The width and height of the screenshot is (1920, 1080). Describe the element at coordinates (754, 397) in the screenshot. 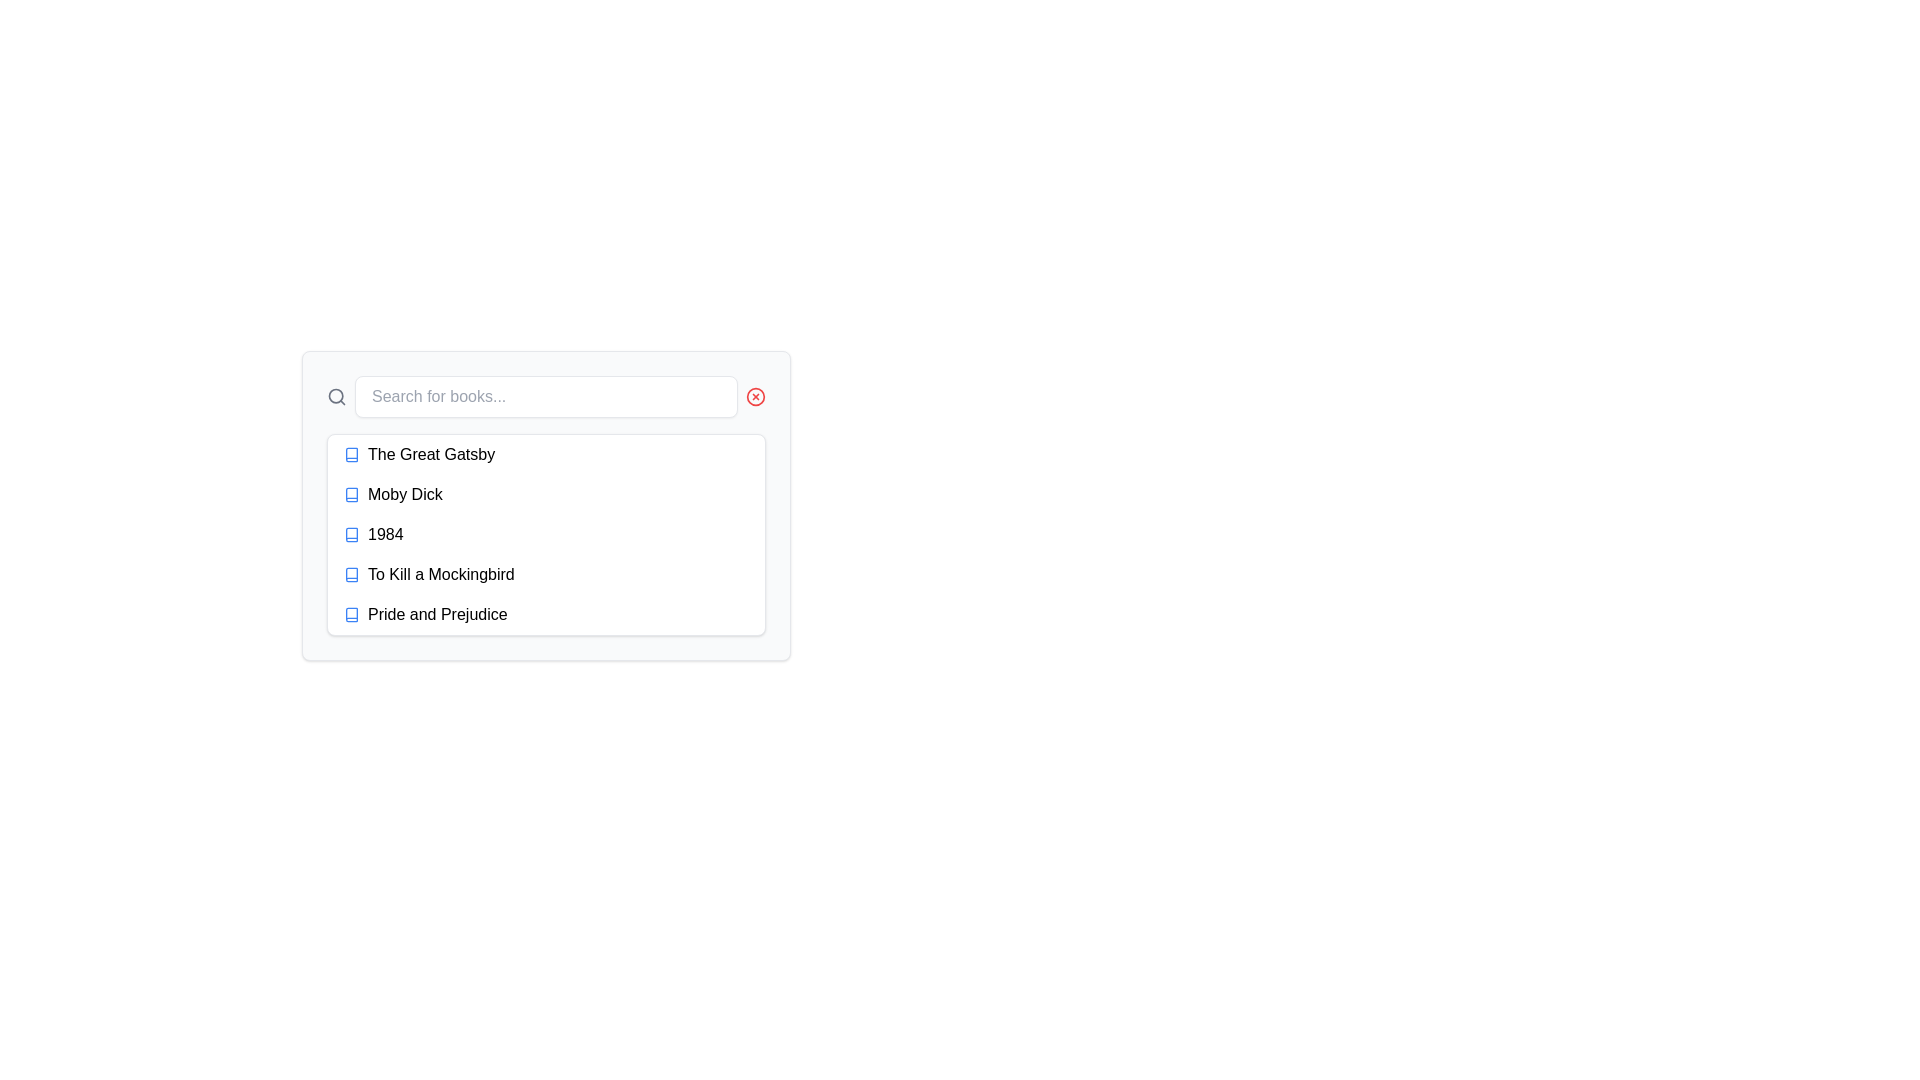

I see `the circular element representing the 'close' icon located at the upper-right corner of the search bar` at that location.